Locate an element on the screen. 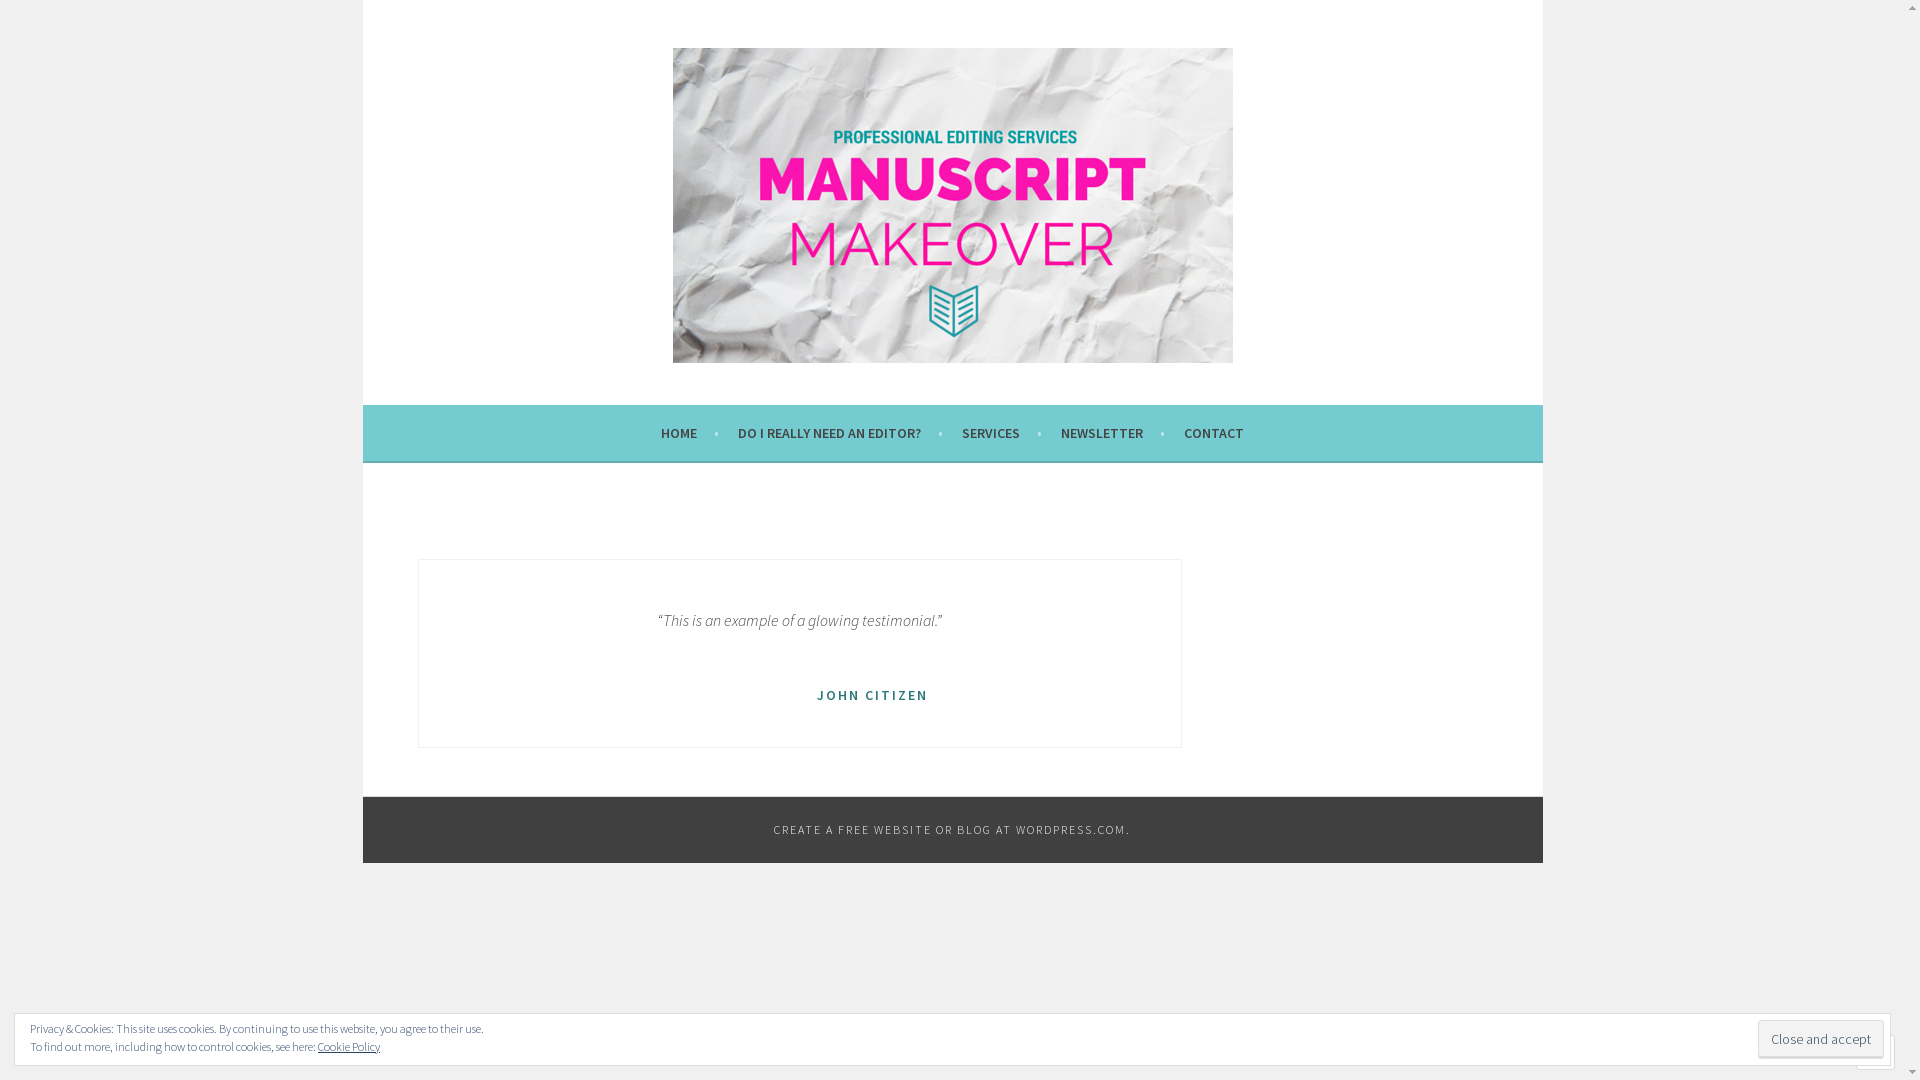  'CONTACT' is located at coordinates (1213, 431).